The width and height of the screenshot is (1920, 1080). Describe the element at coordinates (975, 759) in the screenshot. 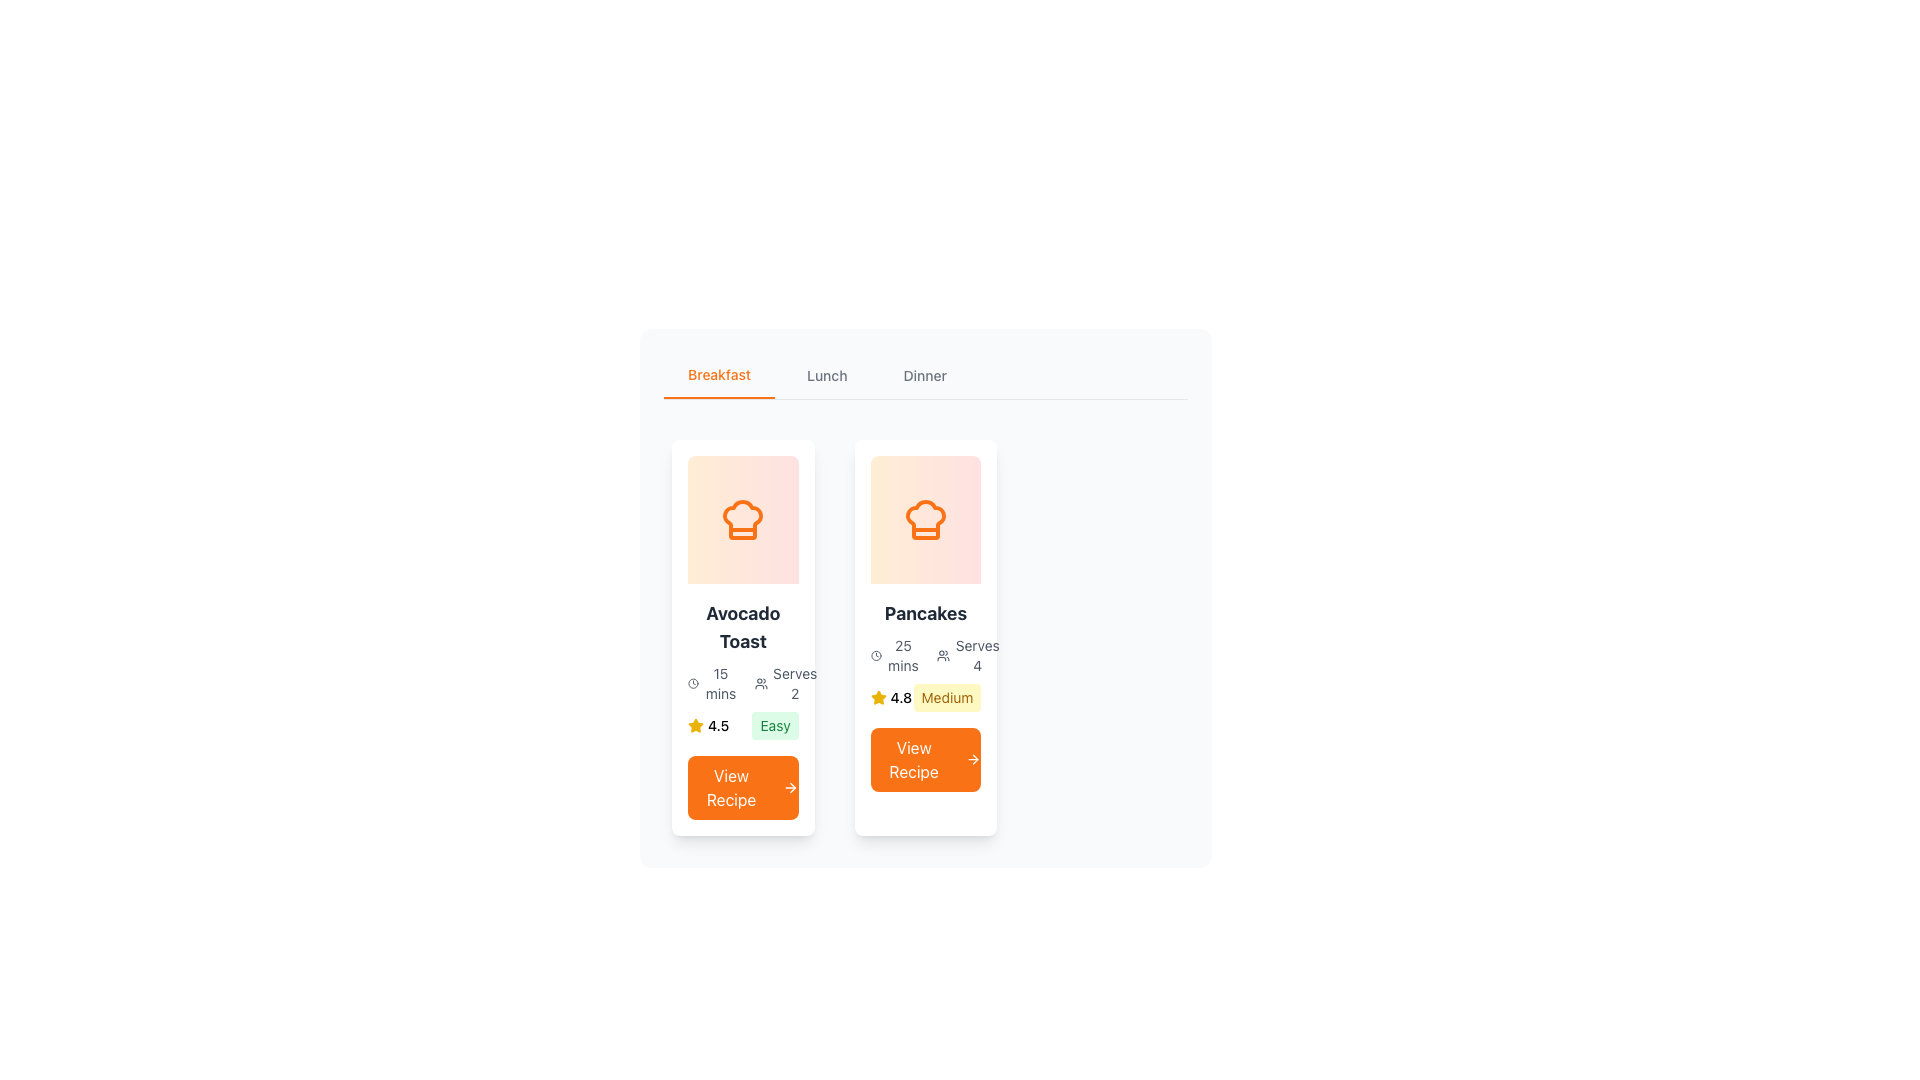

I see `keyboard navigation` at that location.